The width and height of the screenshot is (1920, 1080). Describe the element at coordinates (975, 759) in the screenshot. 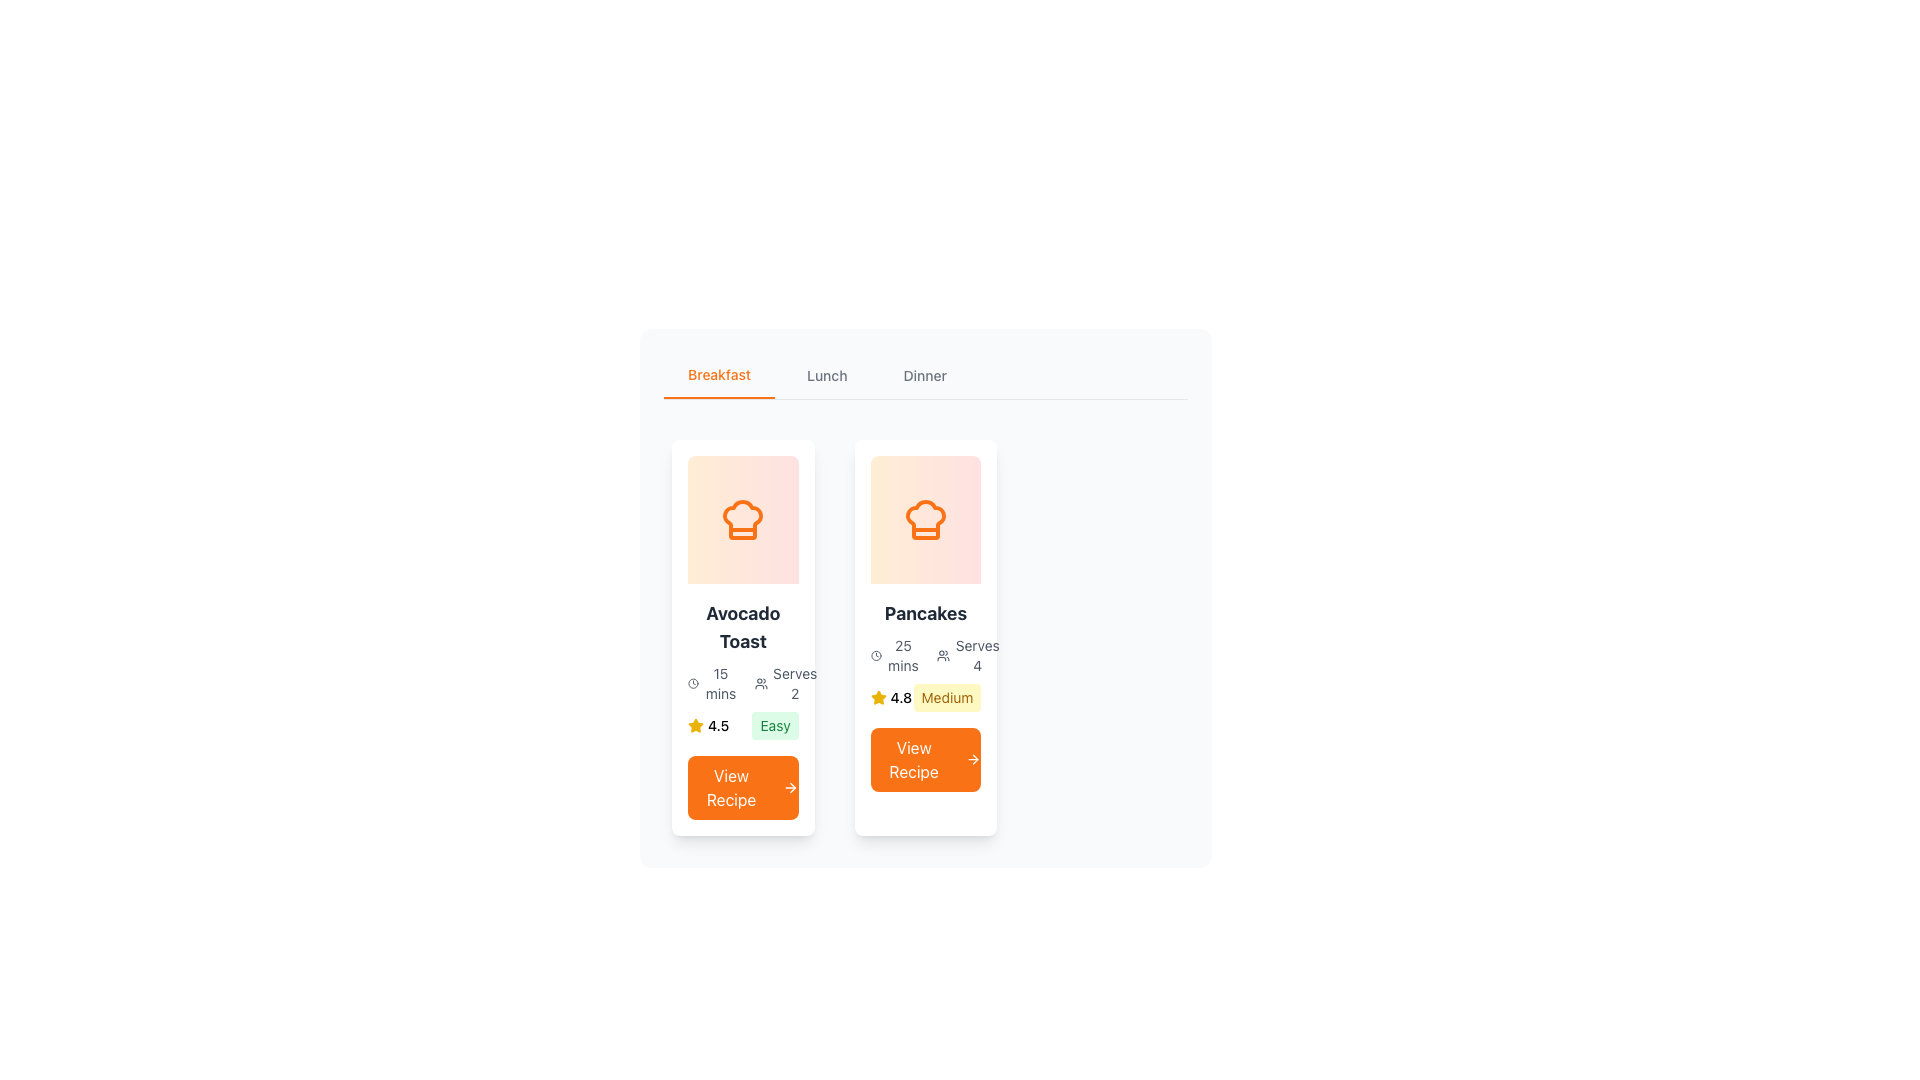

I see `keyboard navigation` at that location.